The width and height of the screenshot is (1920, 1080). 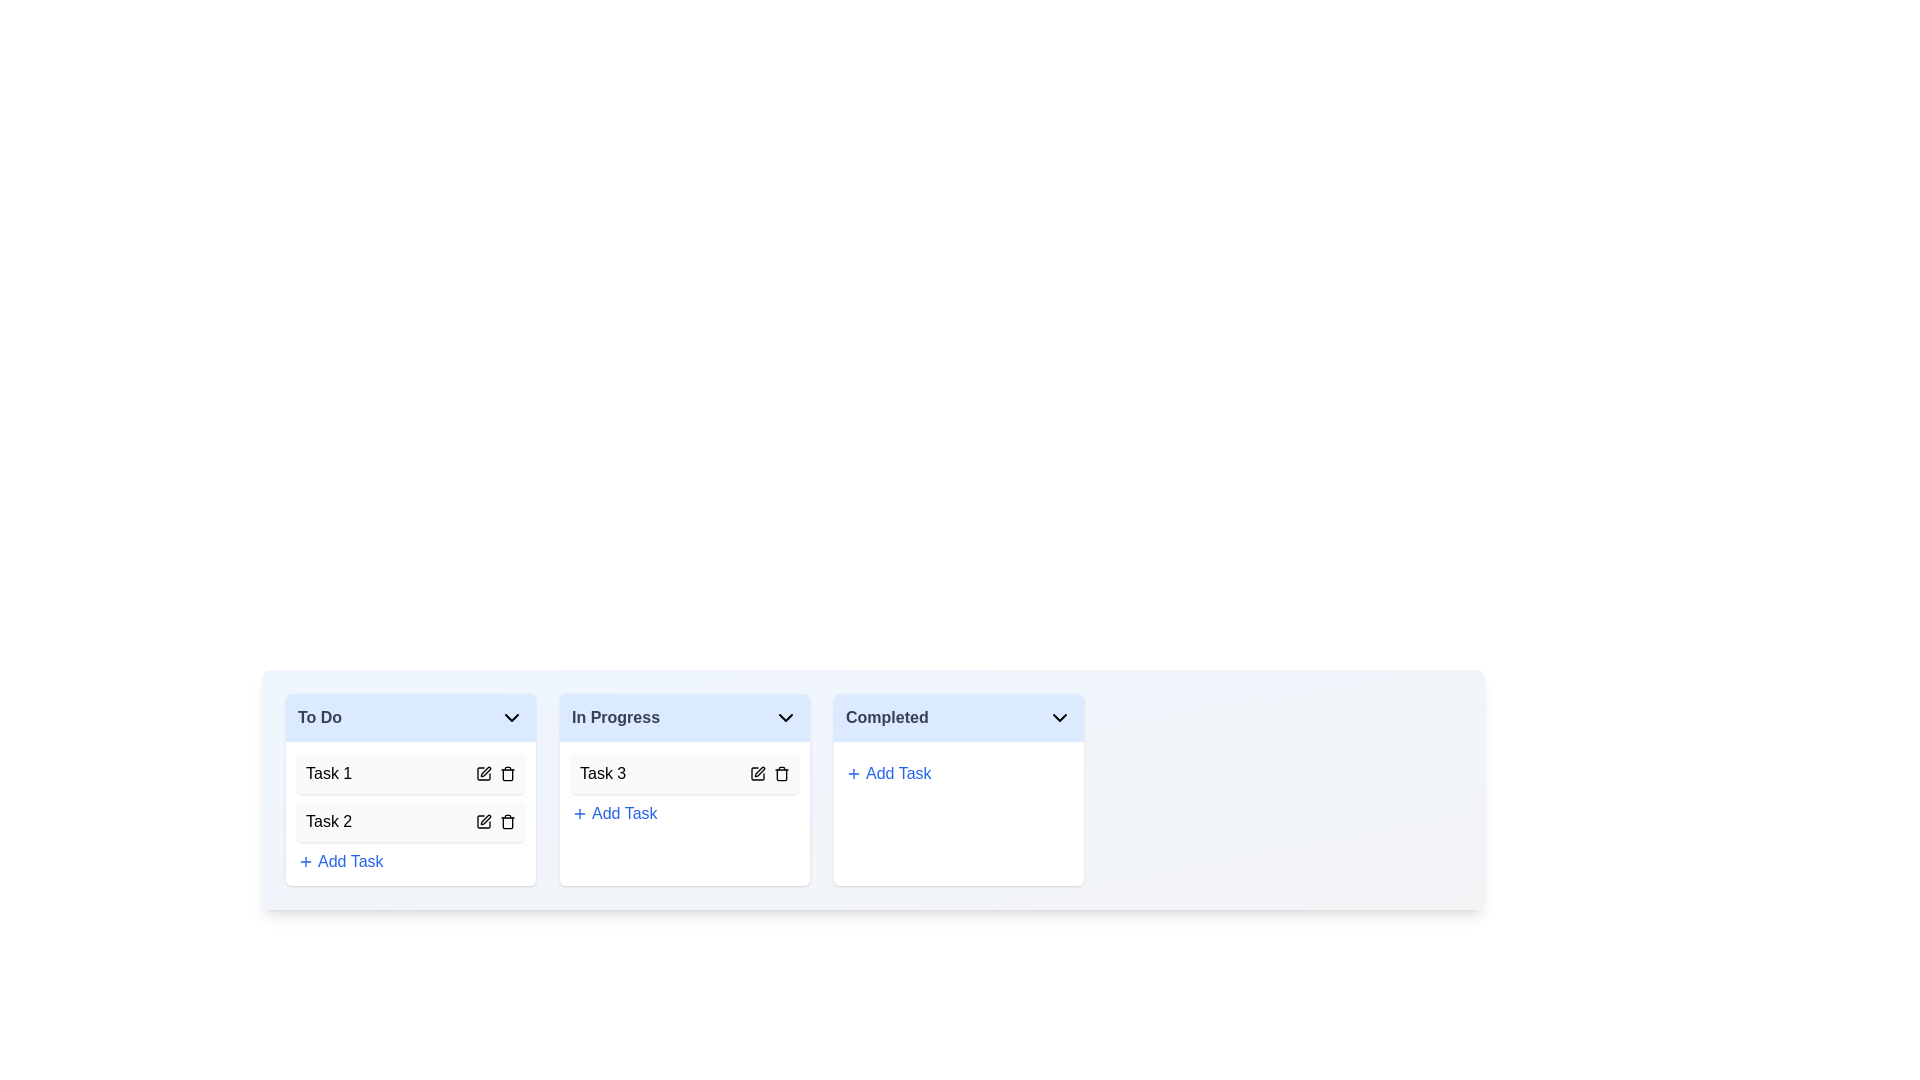 I want to click on the task identified by Task 2 from the board, so click(x=508, y=821).